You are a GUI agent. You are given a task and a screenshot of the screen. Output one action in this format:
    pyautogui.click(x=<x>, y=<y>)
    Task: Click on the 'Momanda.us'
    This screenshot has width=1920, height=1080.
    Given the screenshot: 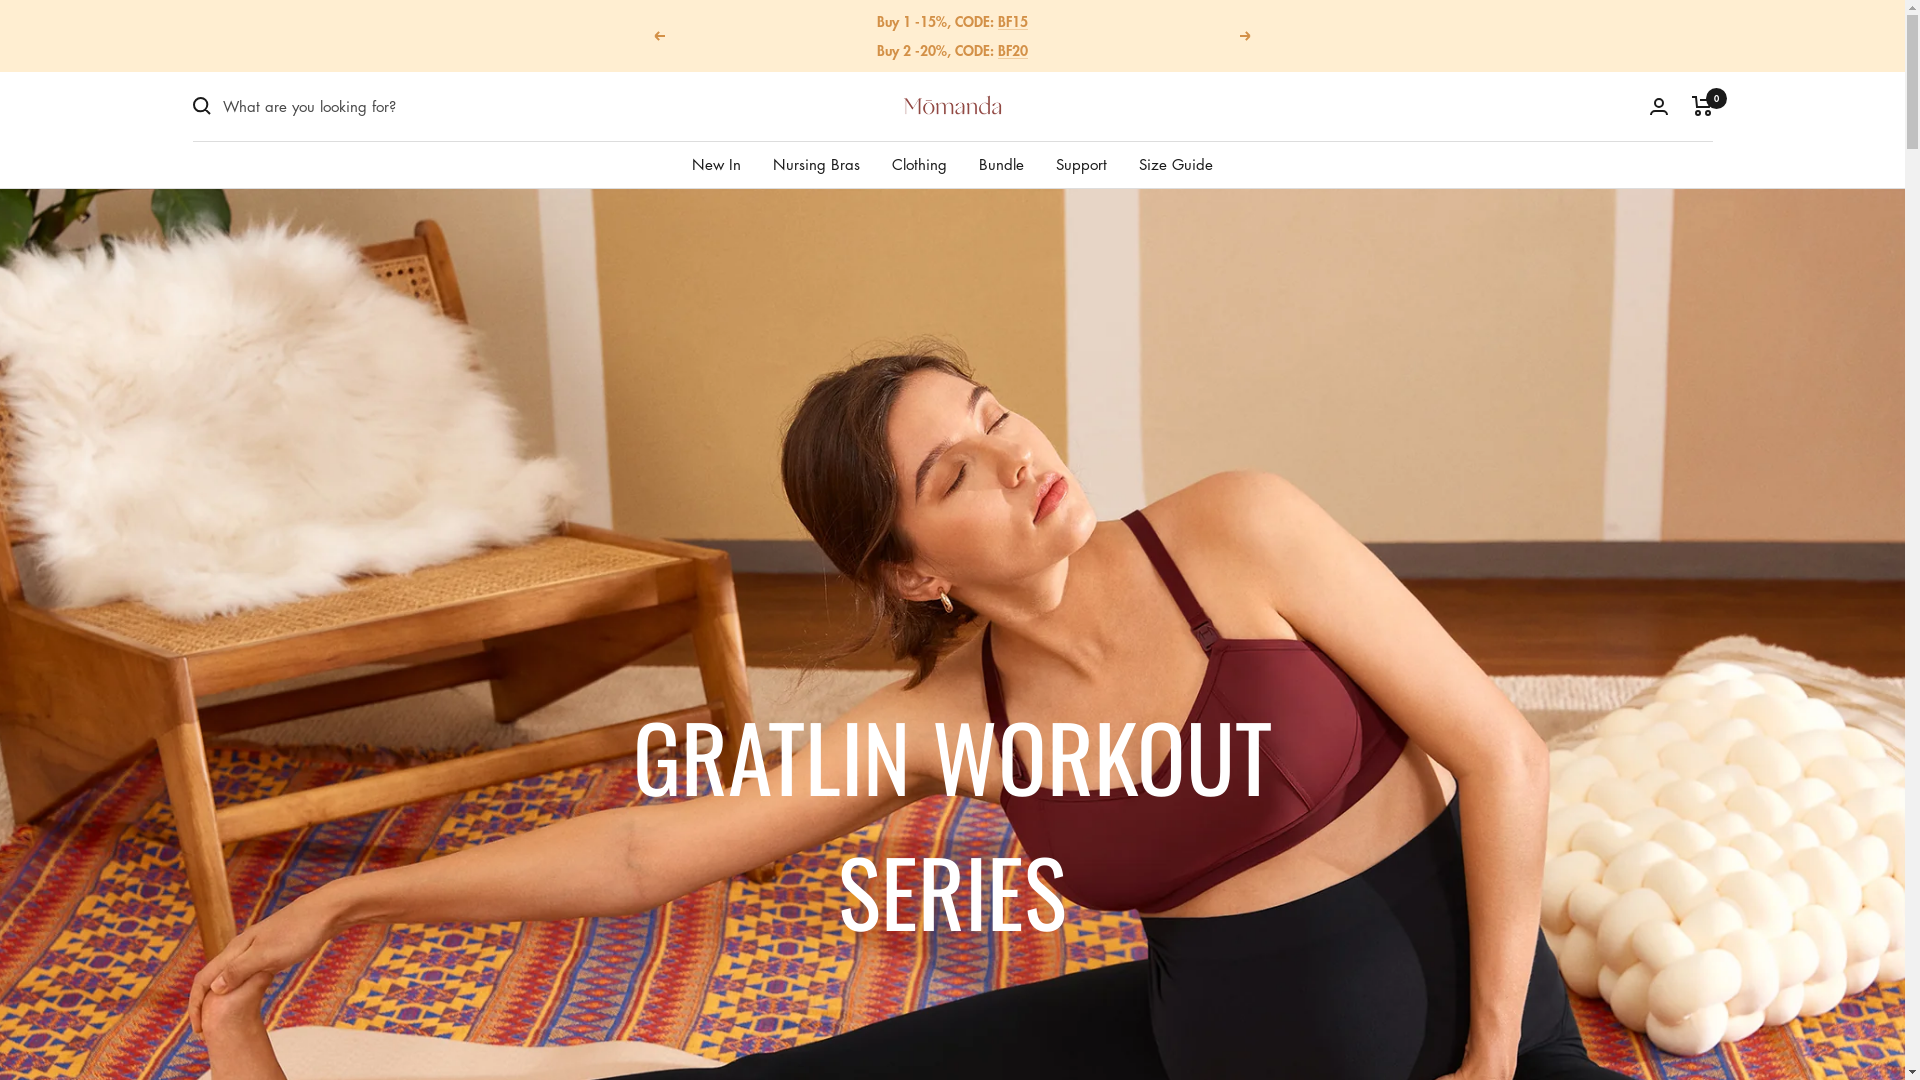 What is the action you would take?
    pyautogui.click(x=951, y=105)
    